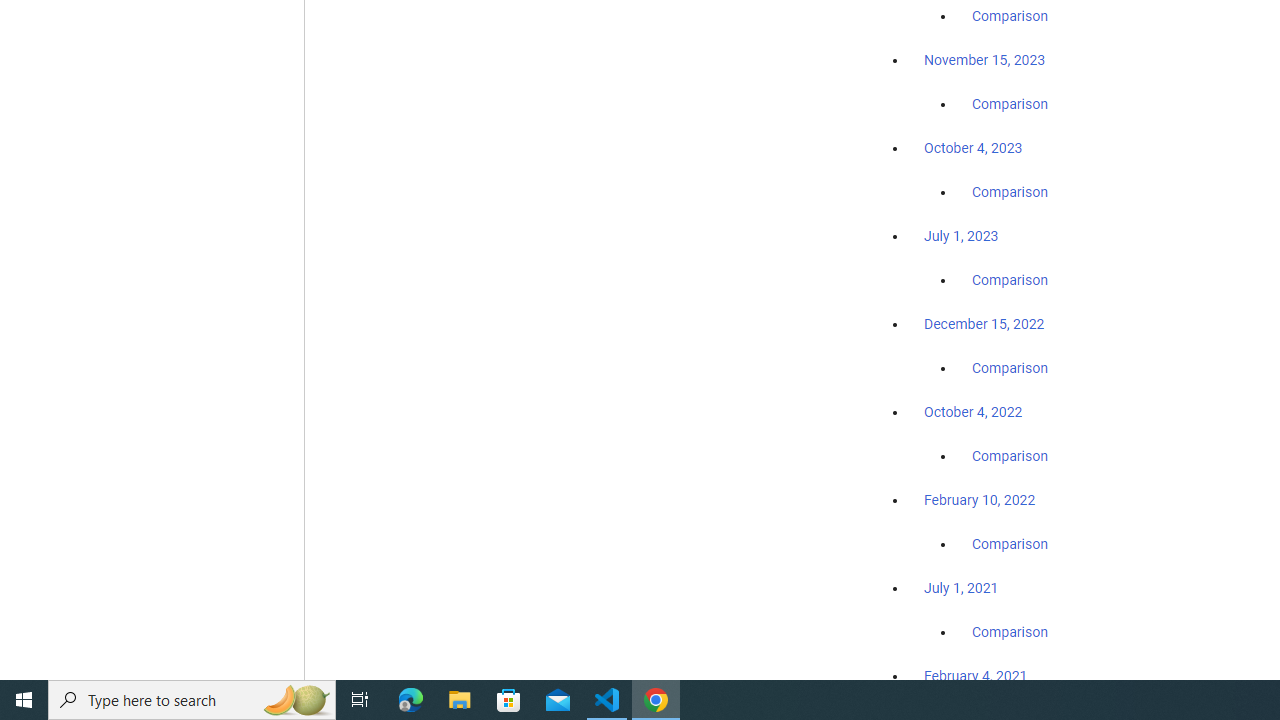 Image resolution: width=1280 pixels, height=720 pixels. Describe the element at coordinates (976, 675) in the screenshot. I see `'February 4, 2021'` at that location.